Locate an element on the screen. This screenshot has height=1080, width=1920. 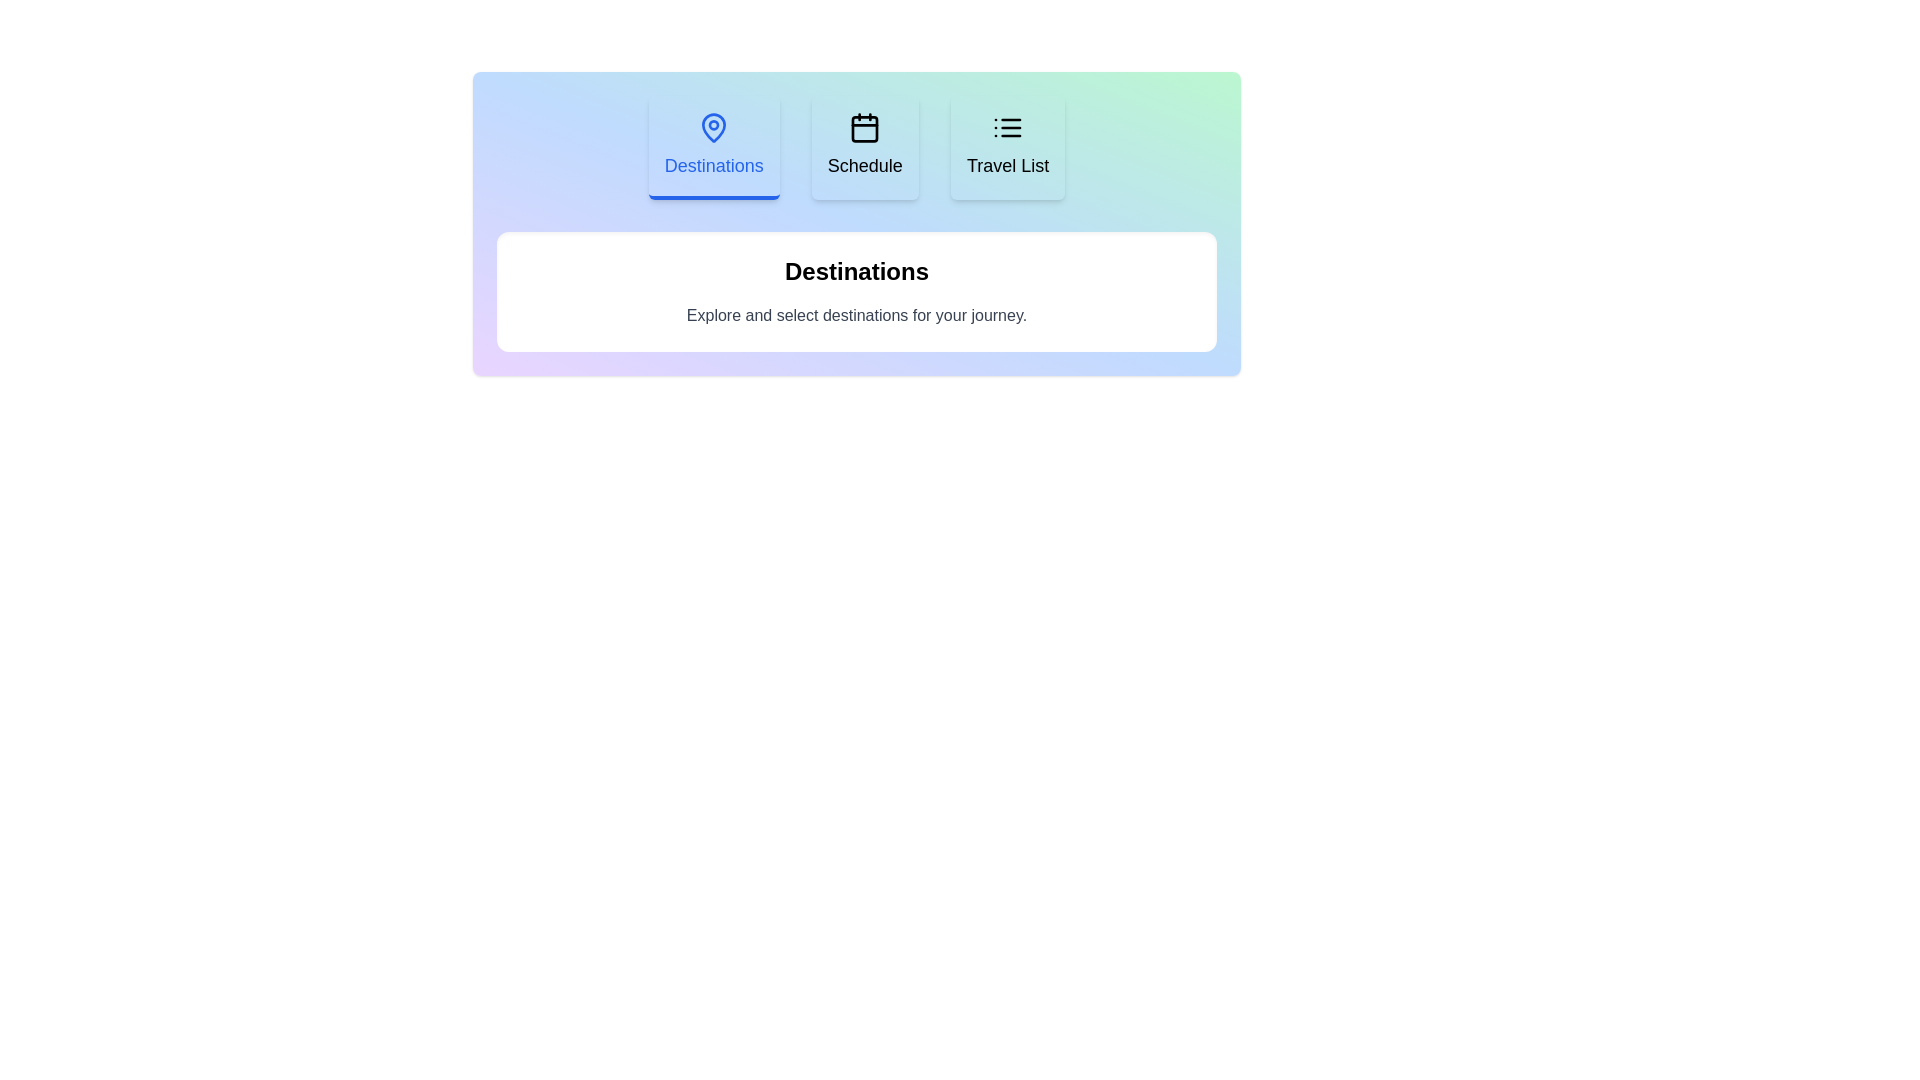
the Travel List tab is located at coordinates (1008, 146).